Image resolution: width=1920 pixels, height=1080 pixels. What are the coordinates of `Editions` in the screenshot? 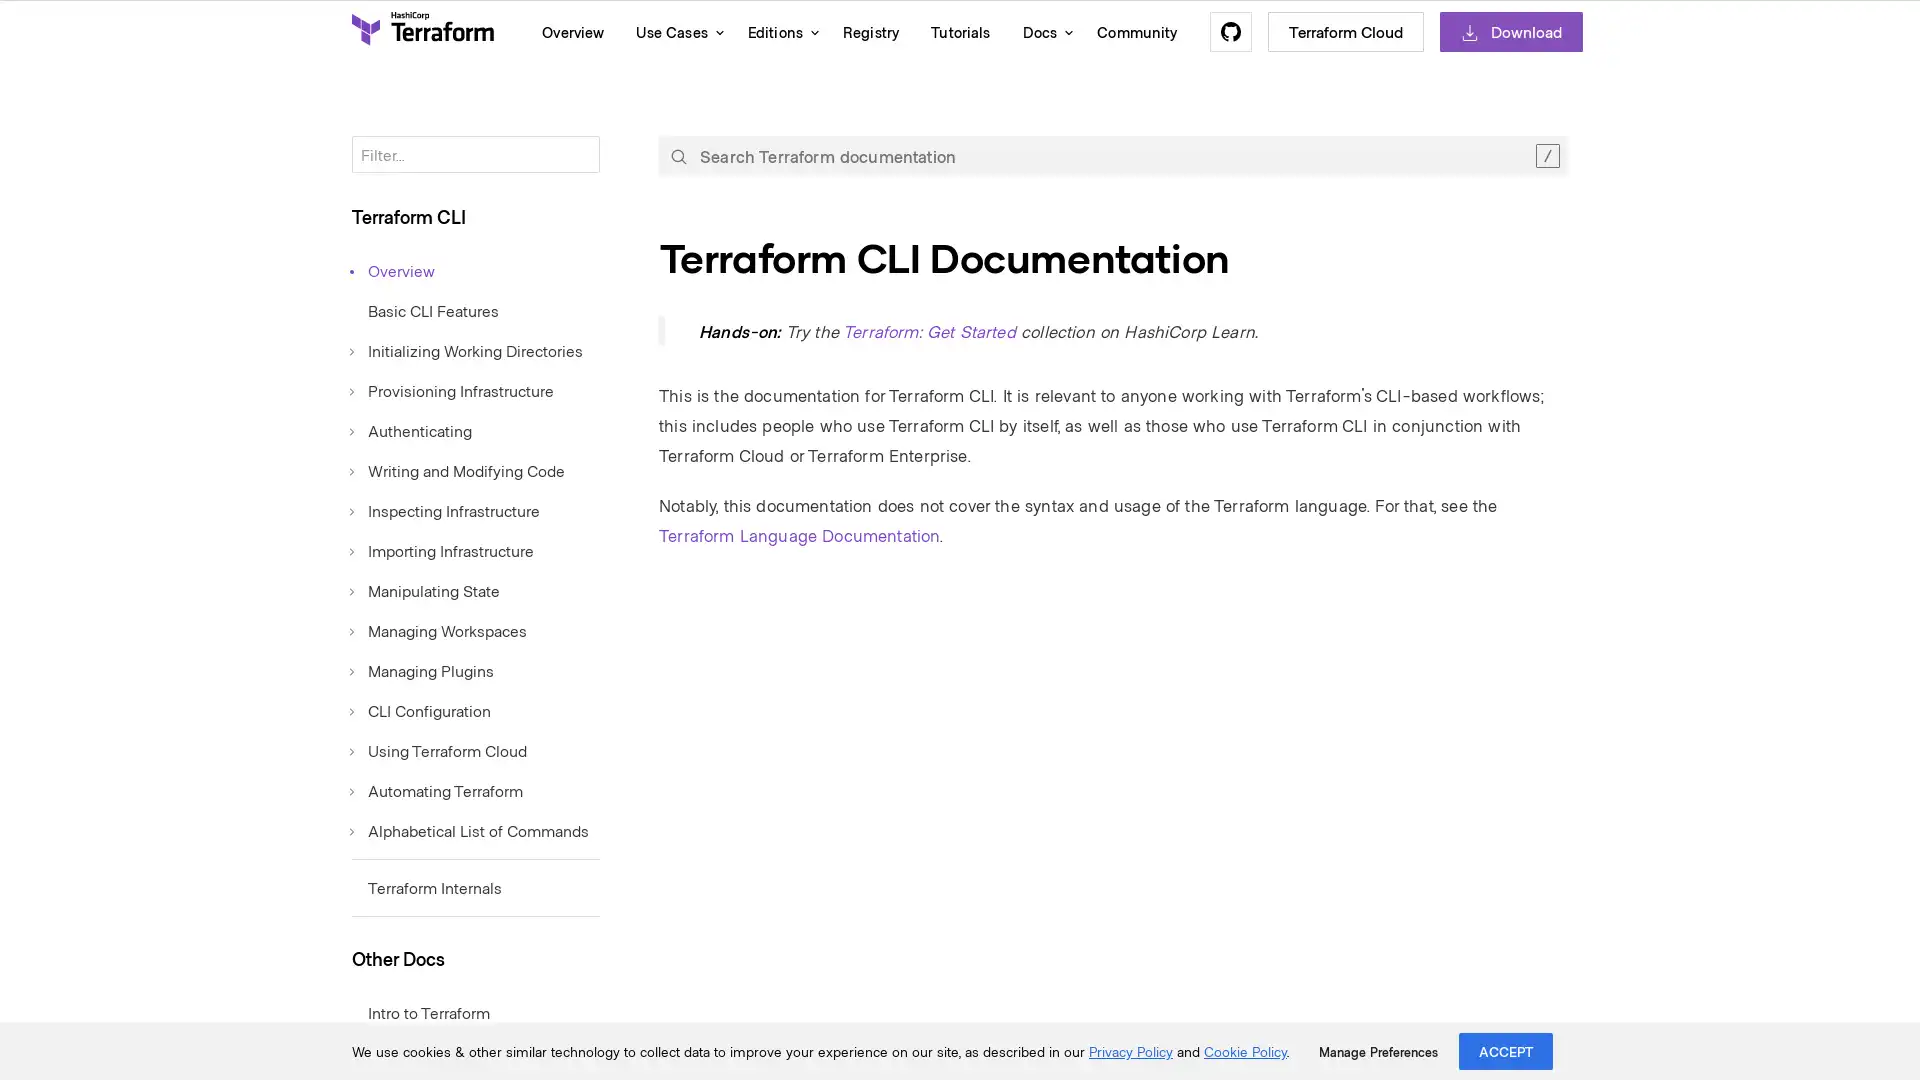 It's located at (777, 31).